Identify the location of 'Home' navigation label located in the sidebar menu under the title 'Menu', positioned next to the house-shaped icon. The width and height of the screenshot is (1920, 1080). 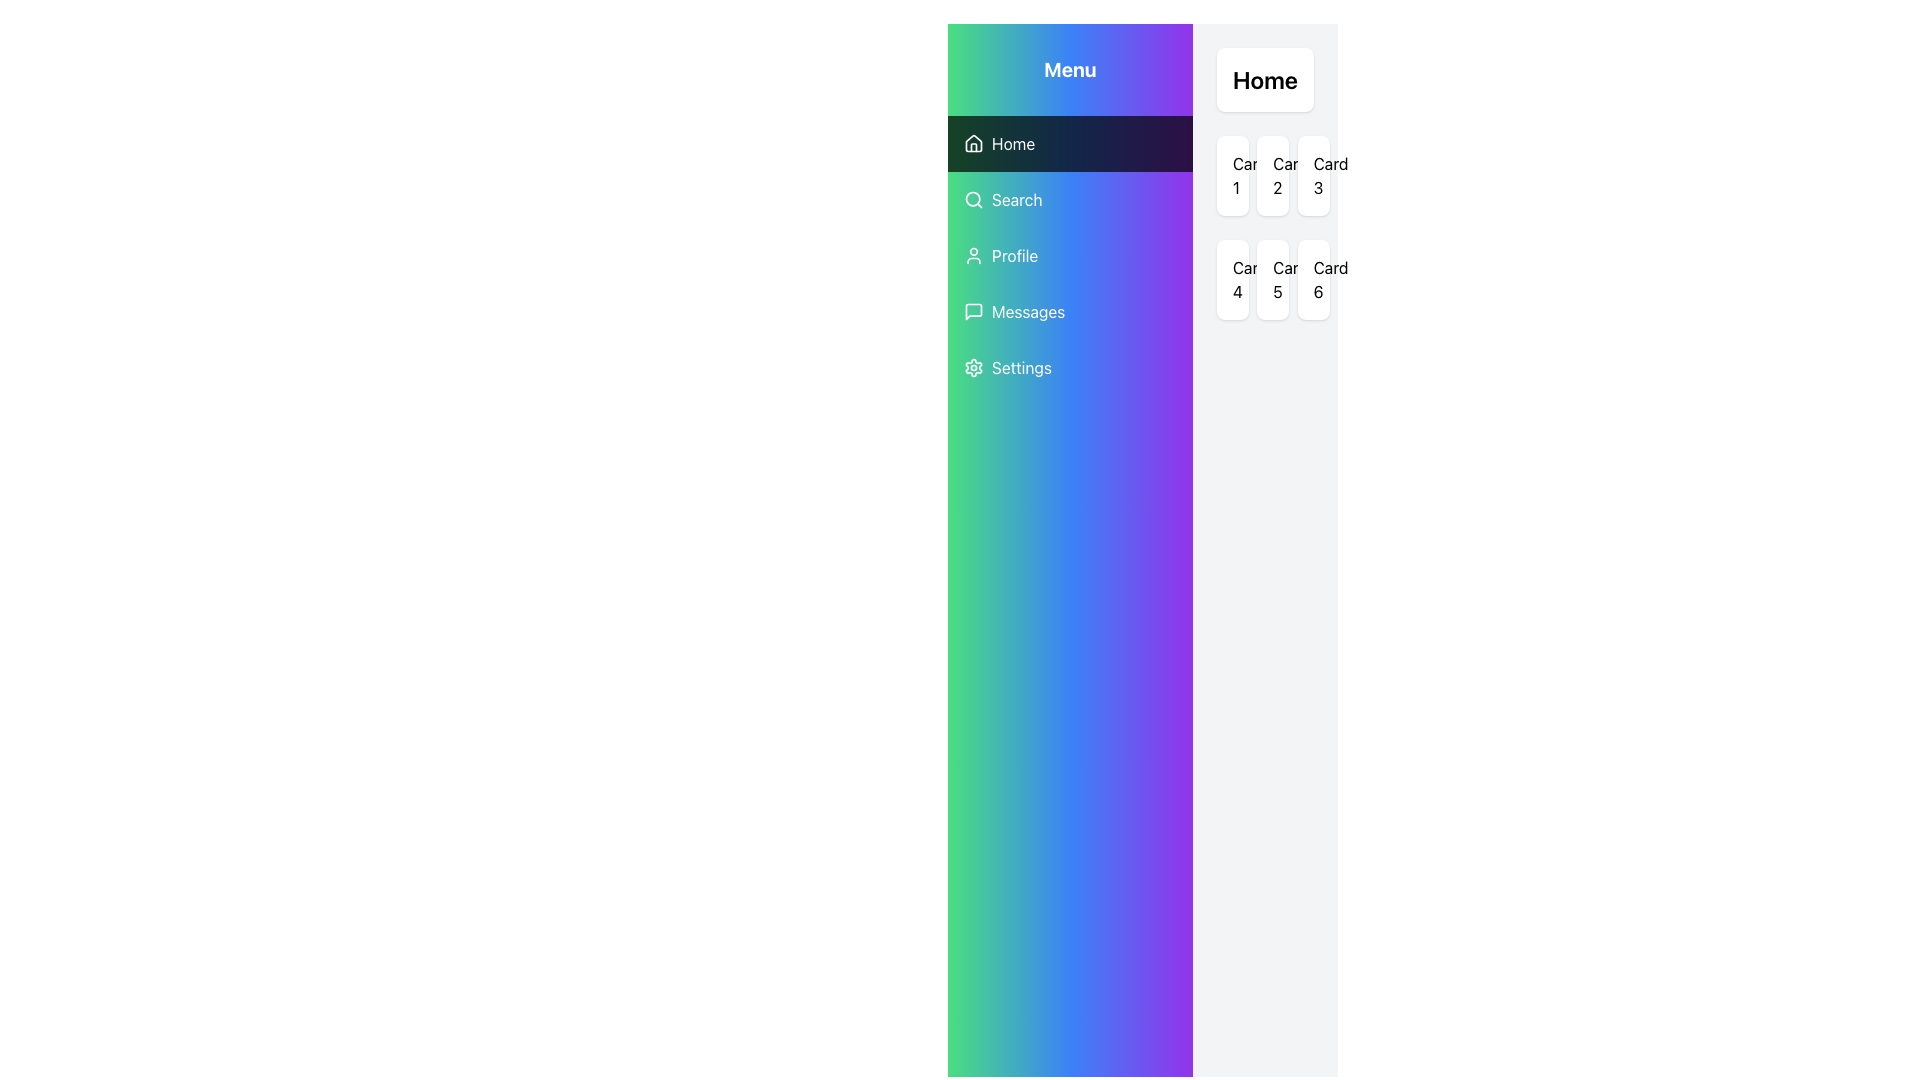
(1013, 142).